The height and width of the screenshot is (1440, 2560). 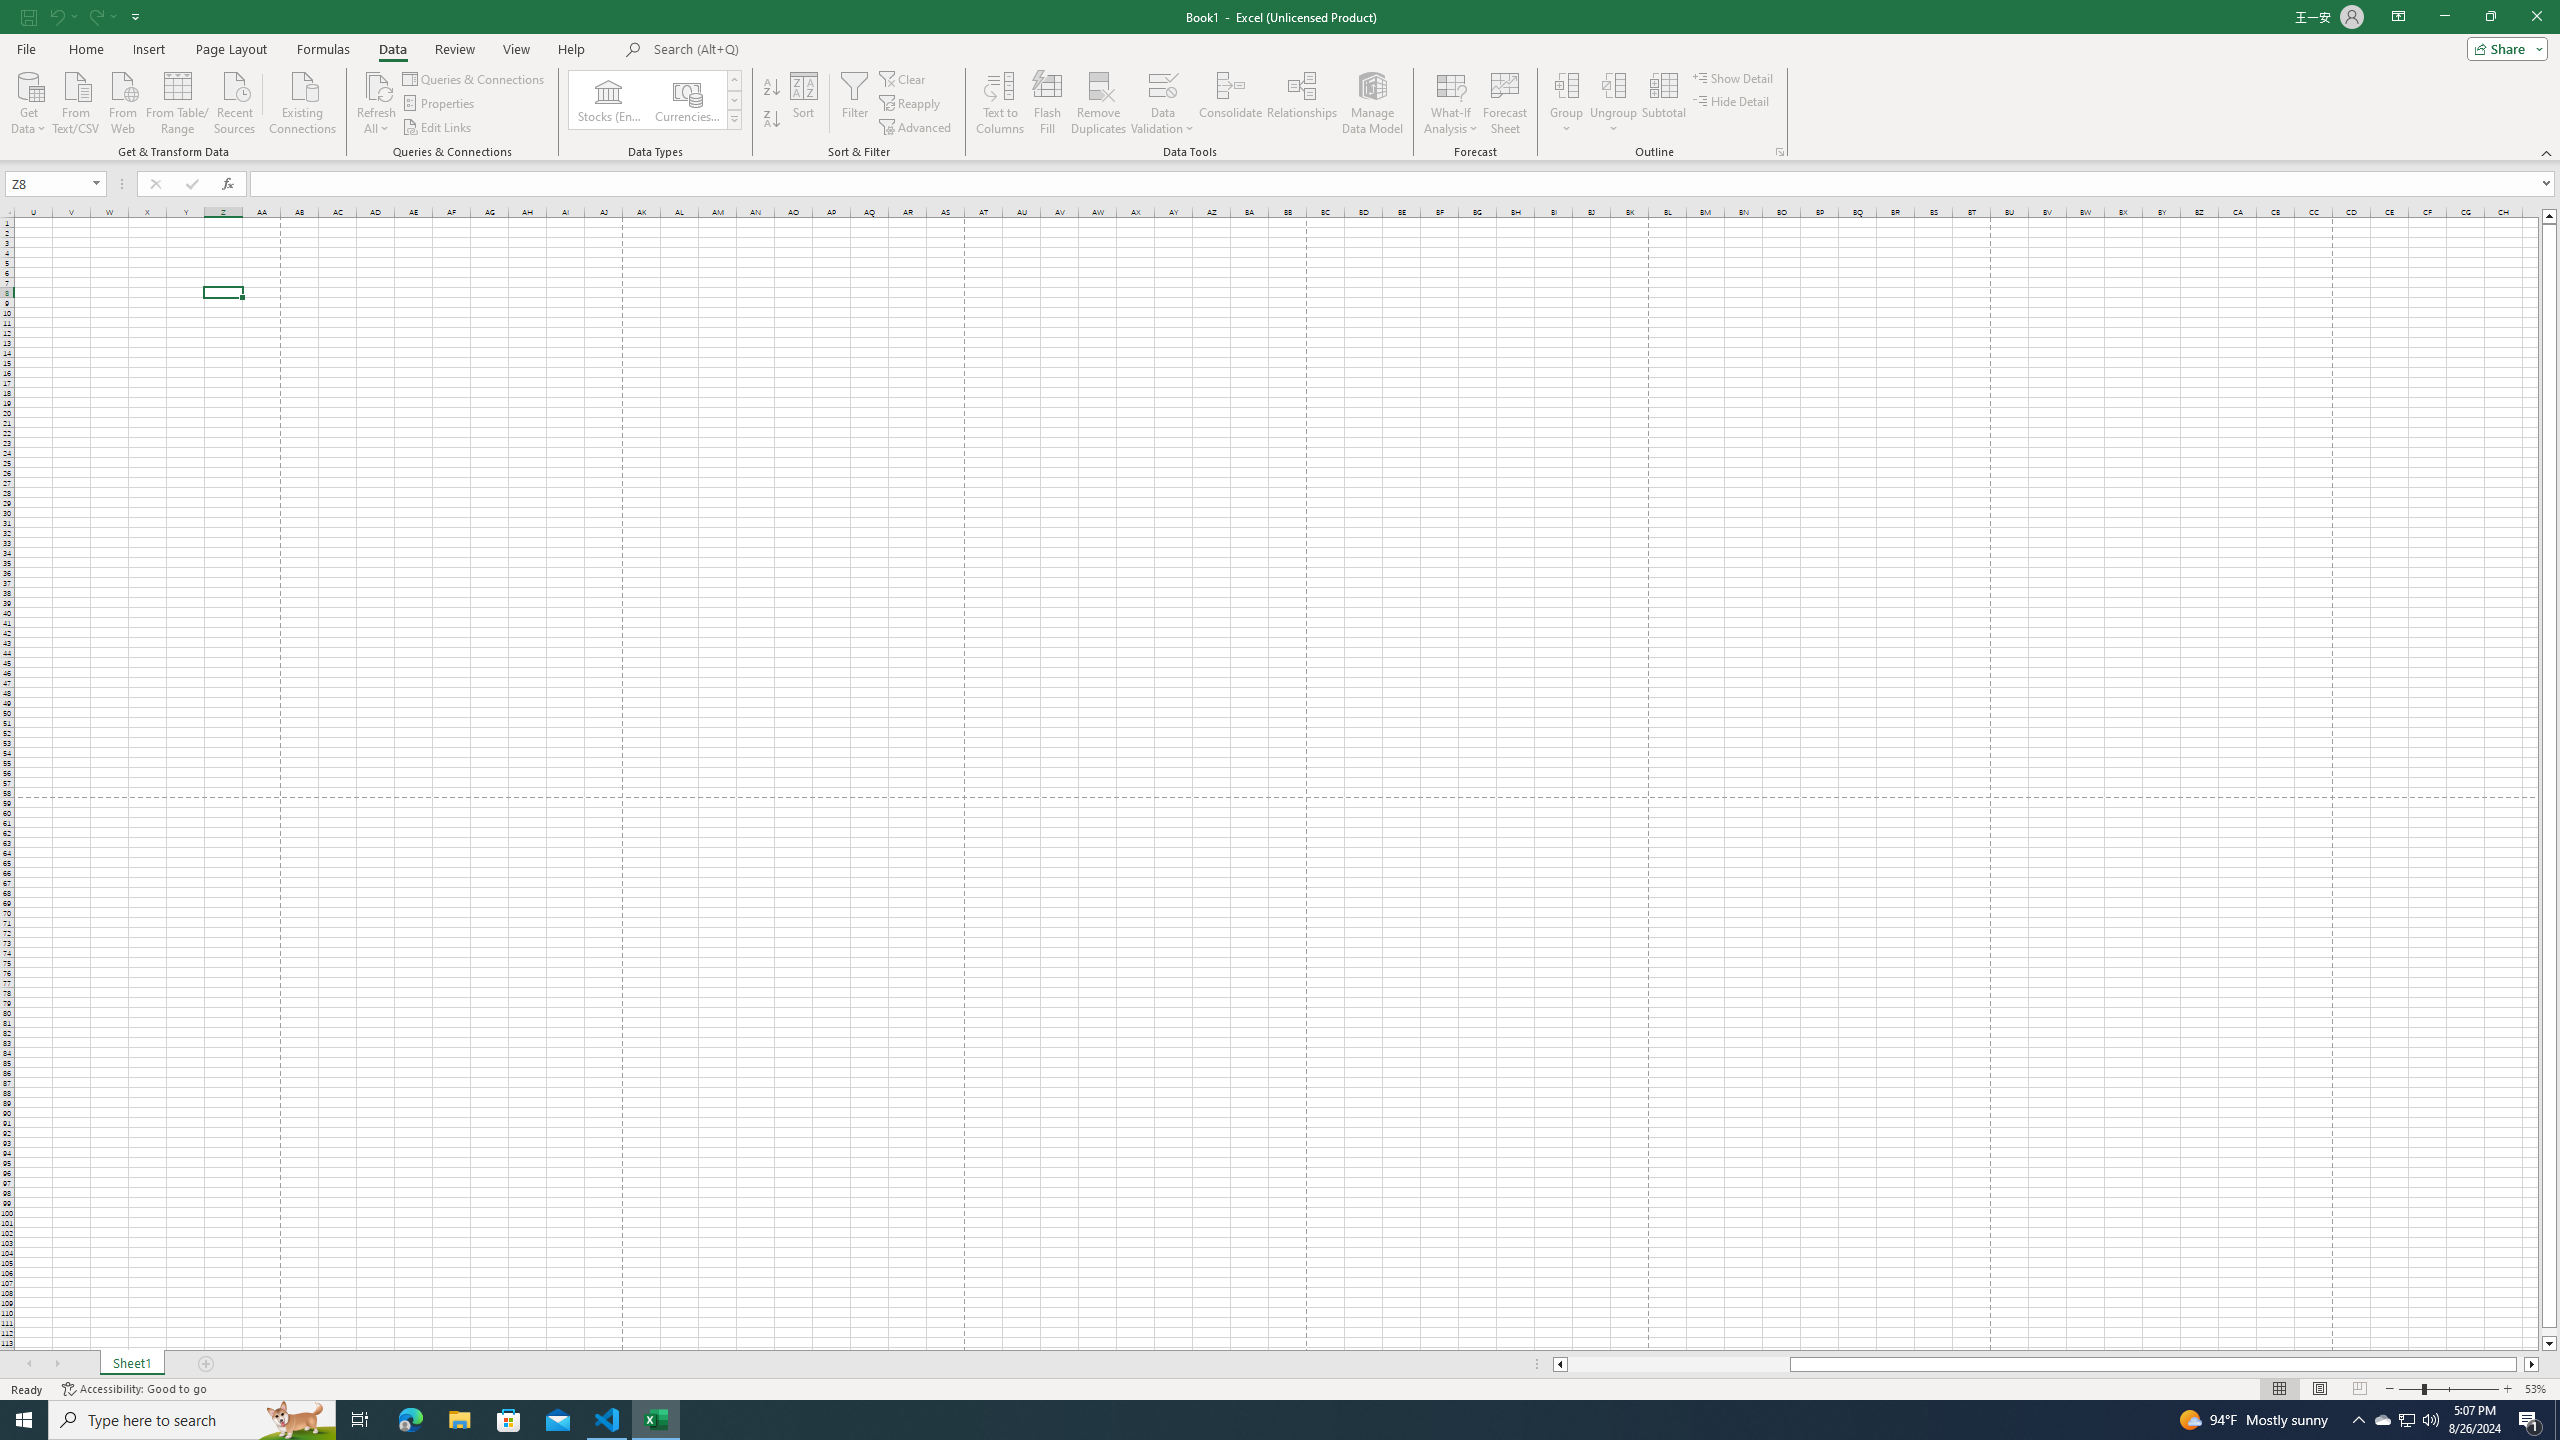 I want to click on 'Consolidate...', so click(x=1231, y=103).